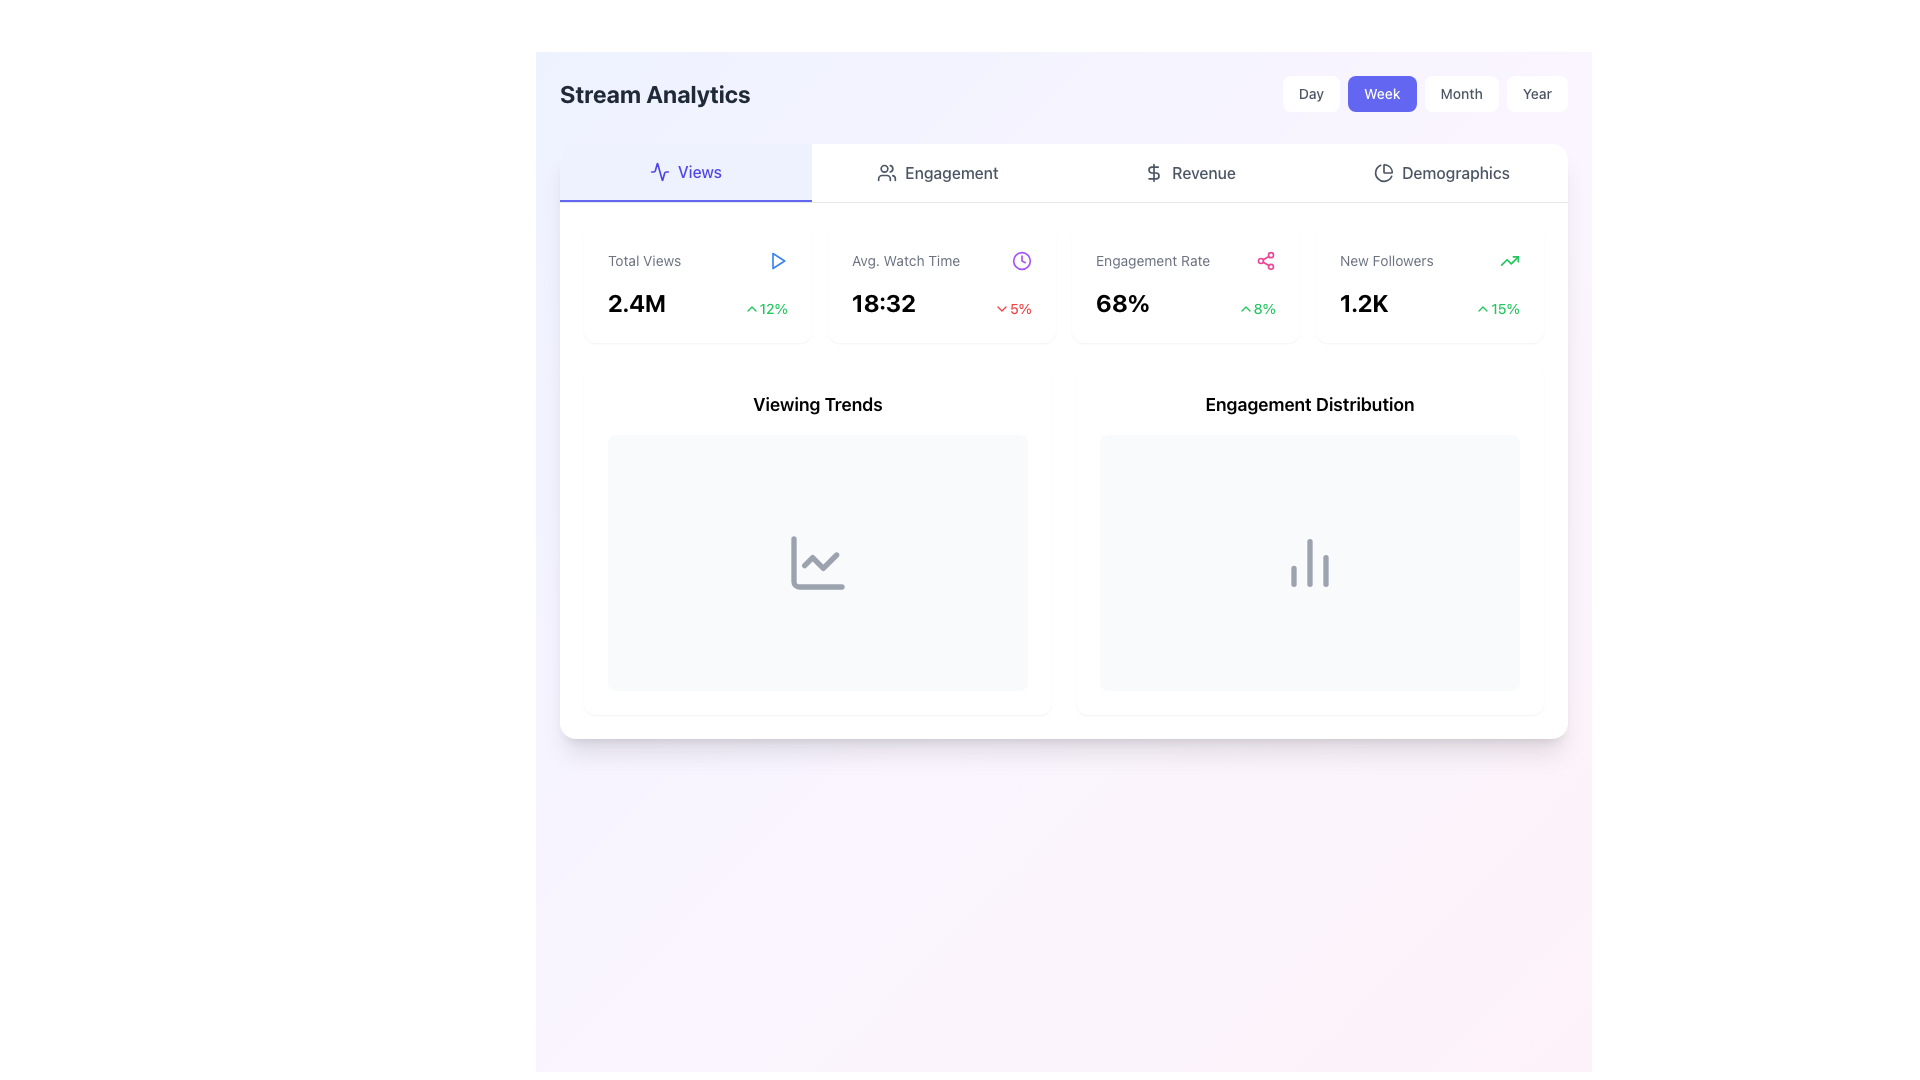 This screenshot has height=1080, width=1920. What do you see at coordinates (1483, 308) in the screenshot?
I see `the minimalist upwards chevron icon, which is styled in green and indicates a positive trend, located next to the percentage value '15%' in the 'New Followers' card` at bounding box center [1483, 308].